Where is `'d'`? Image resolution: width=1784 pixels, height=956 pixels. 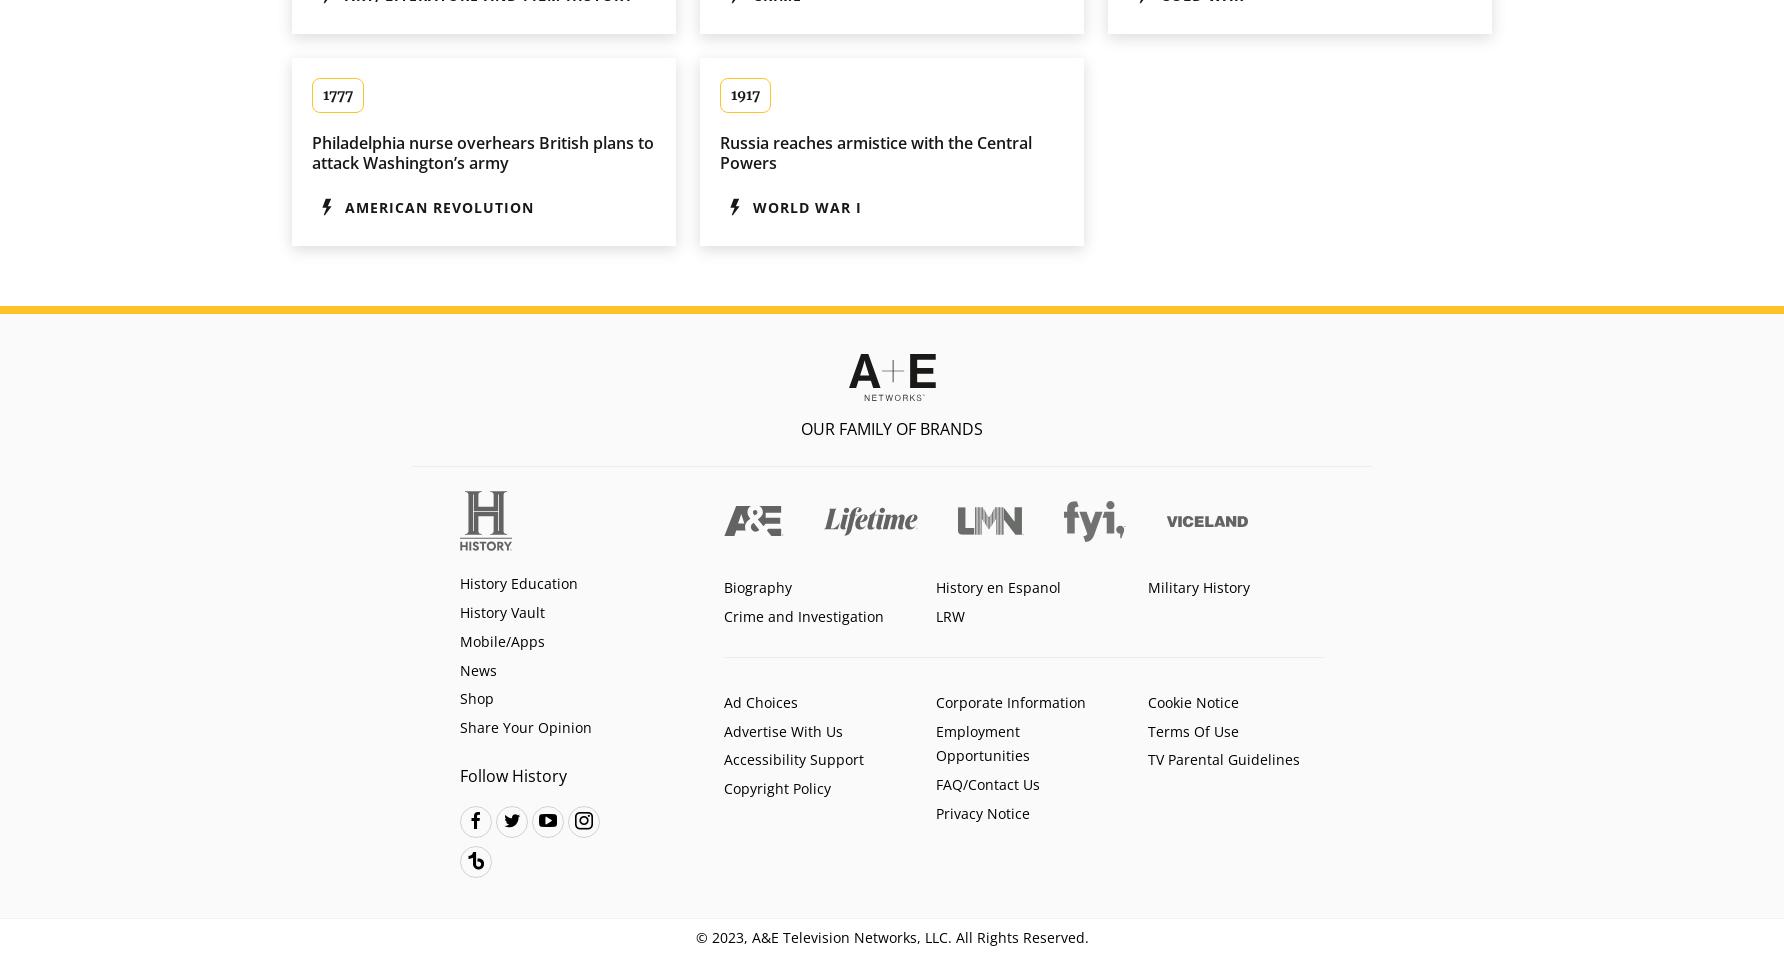 'd' is located at coordinates (475, 818).